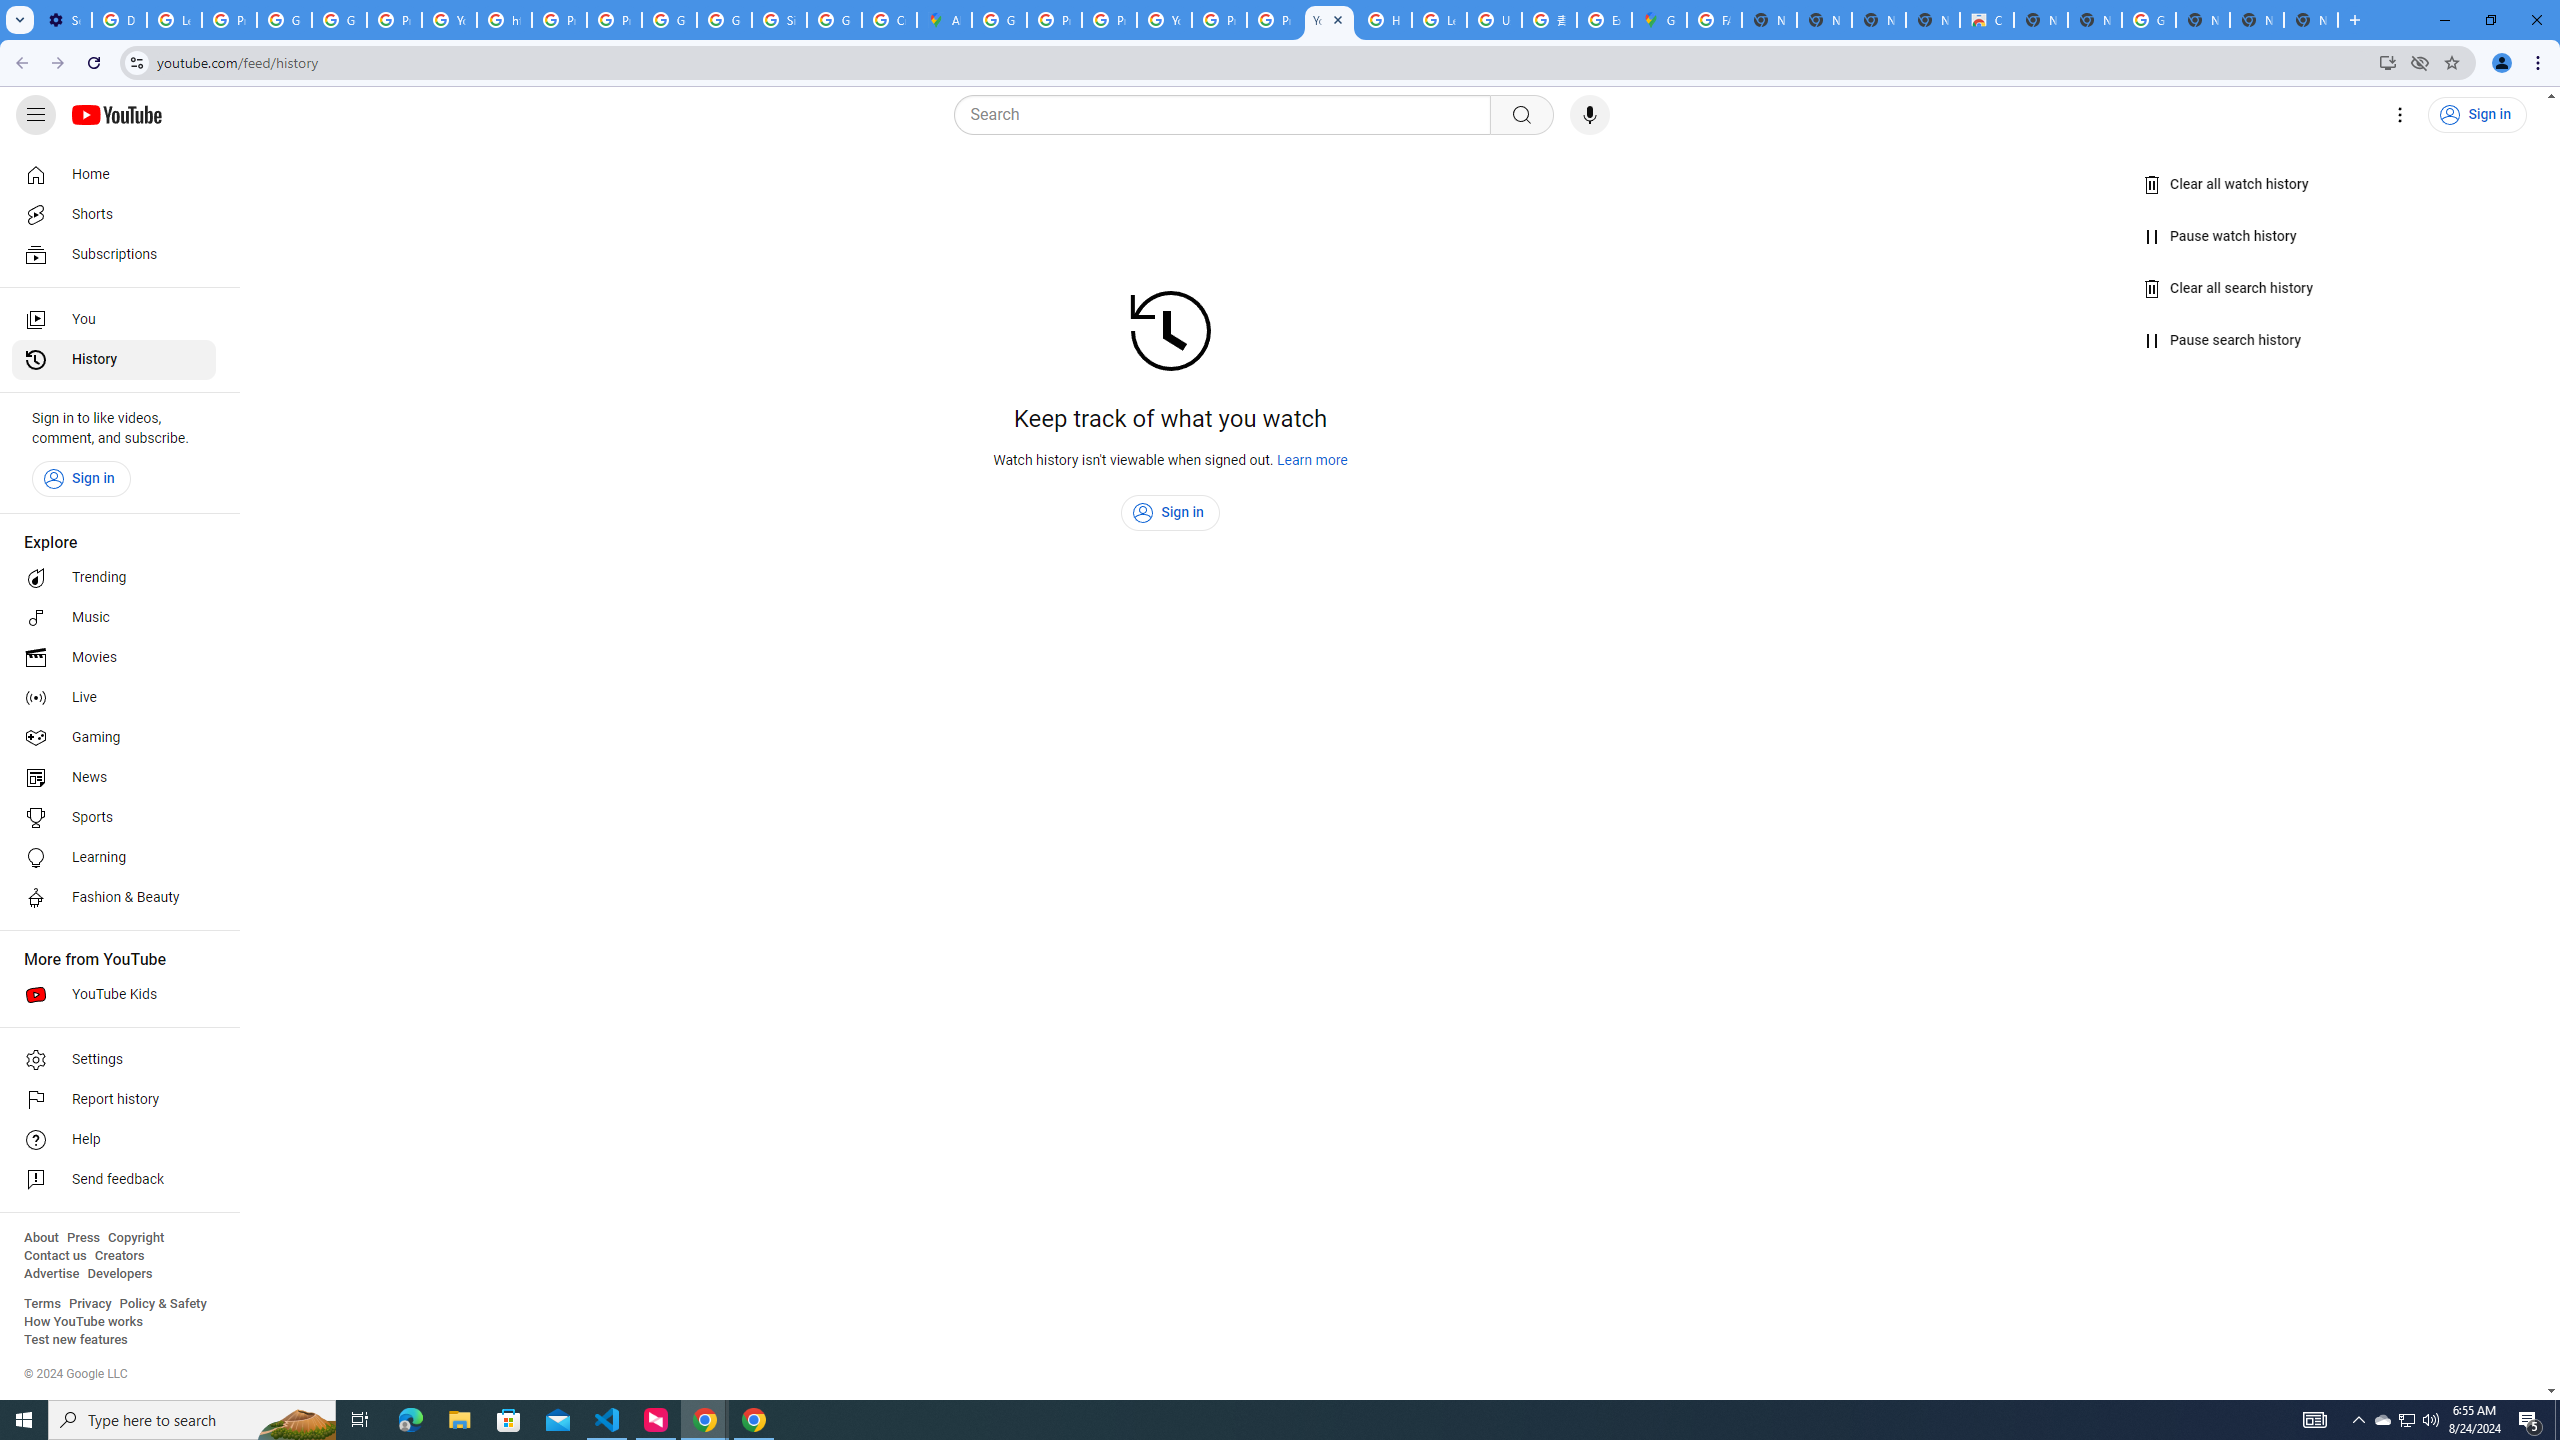 The image size is (2560, 1440). Describe the element at coordinates (1658, 19) in the screenshot. I see `'Google Maps'` at that location.